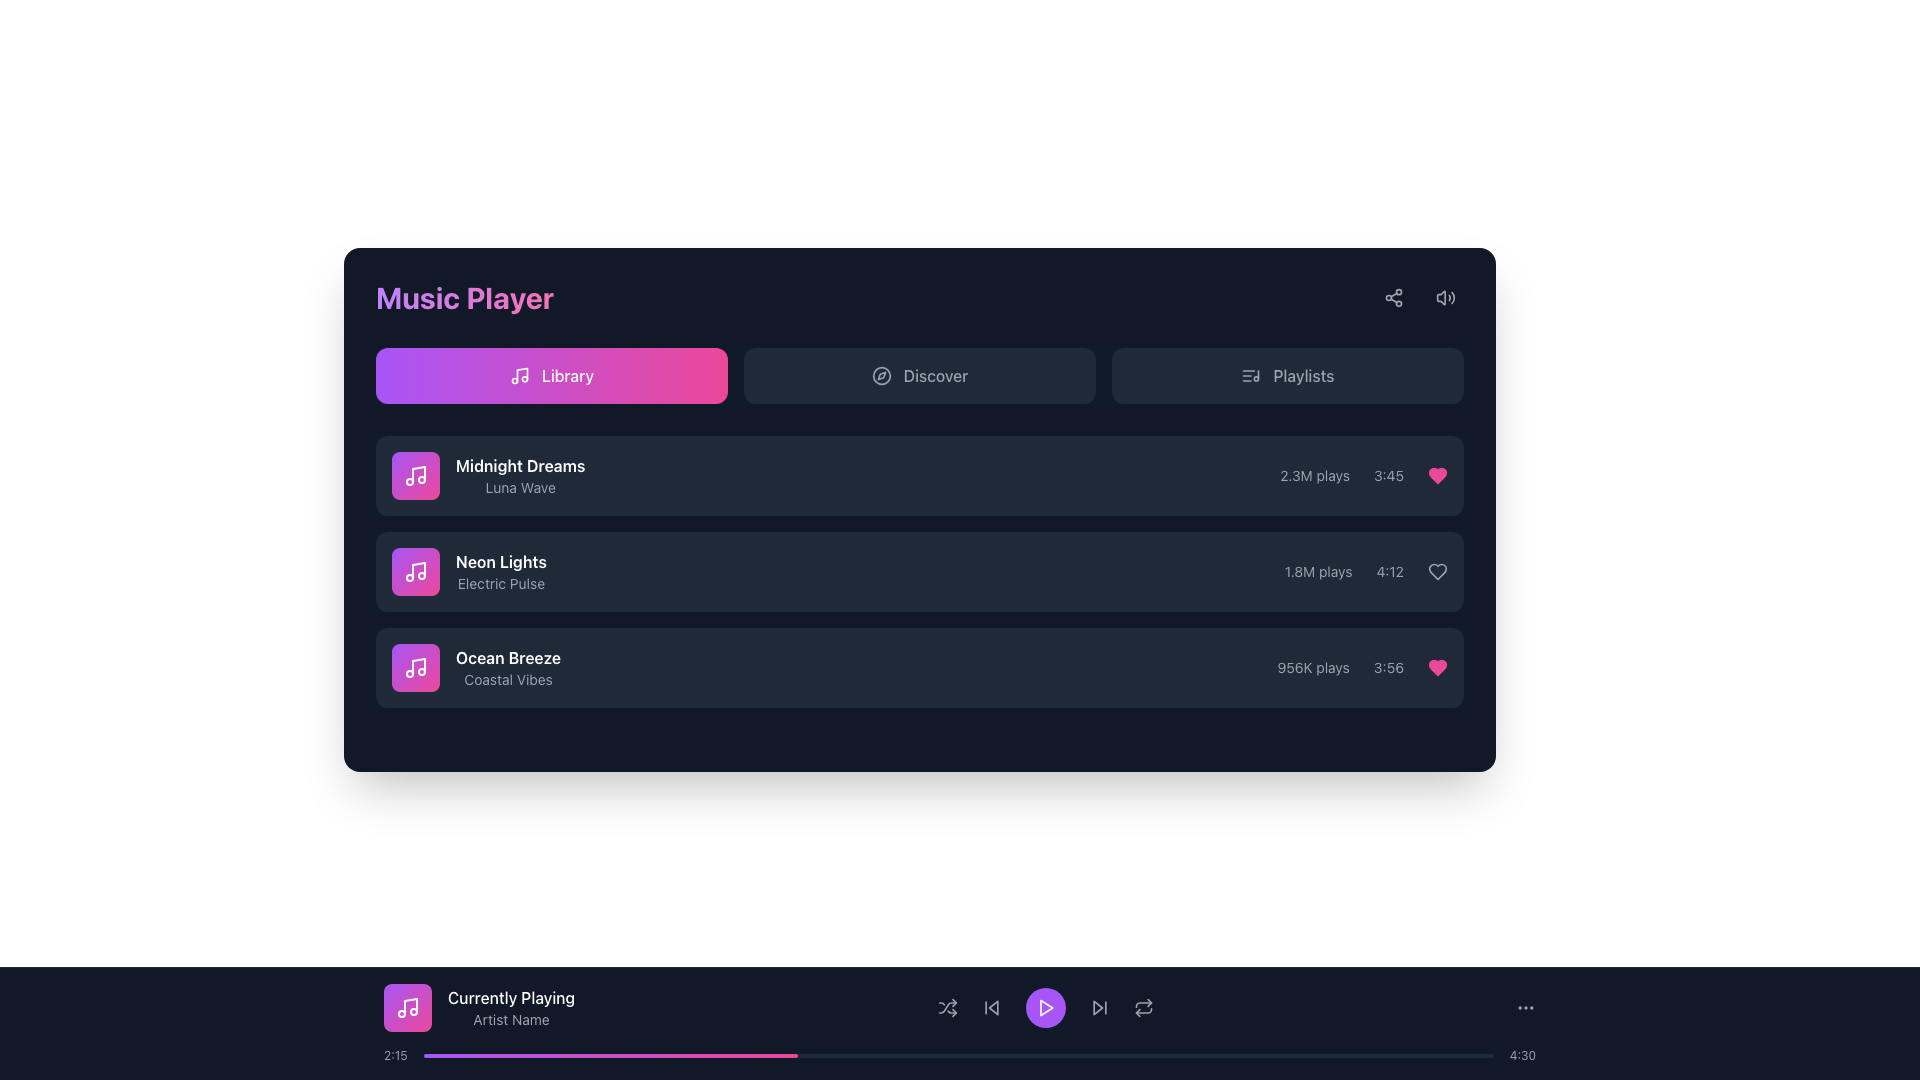  Describe the element at coordinates (919, 375) in the screenshot. I see `the 'Discover' button, which is a rectangular button with rounded corners and a dark gray background` at that location.